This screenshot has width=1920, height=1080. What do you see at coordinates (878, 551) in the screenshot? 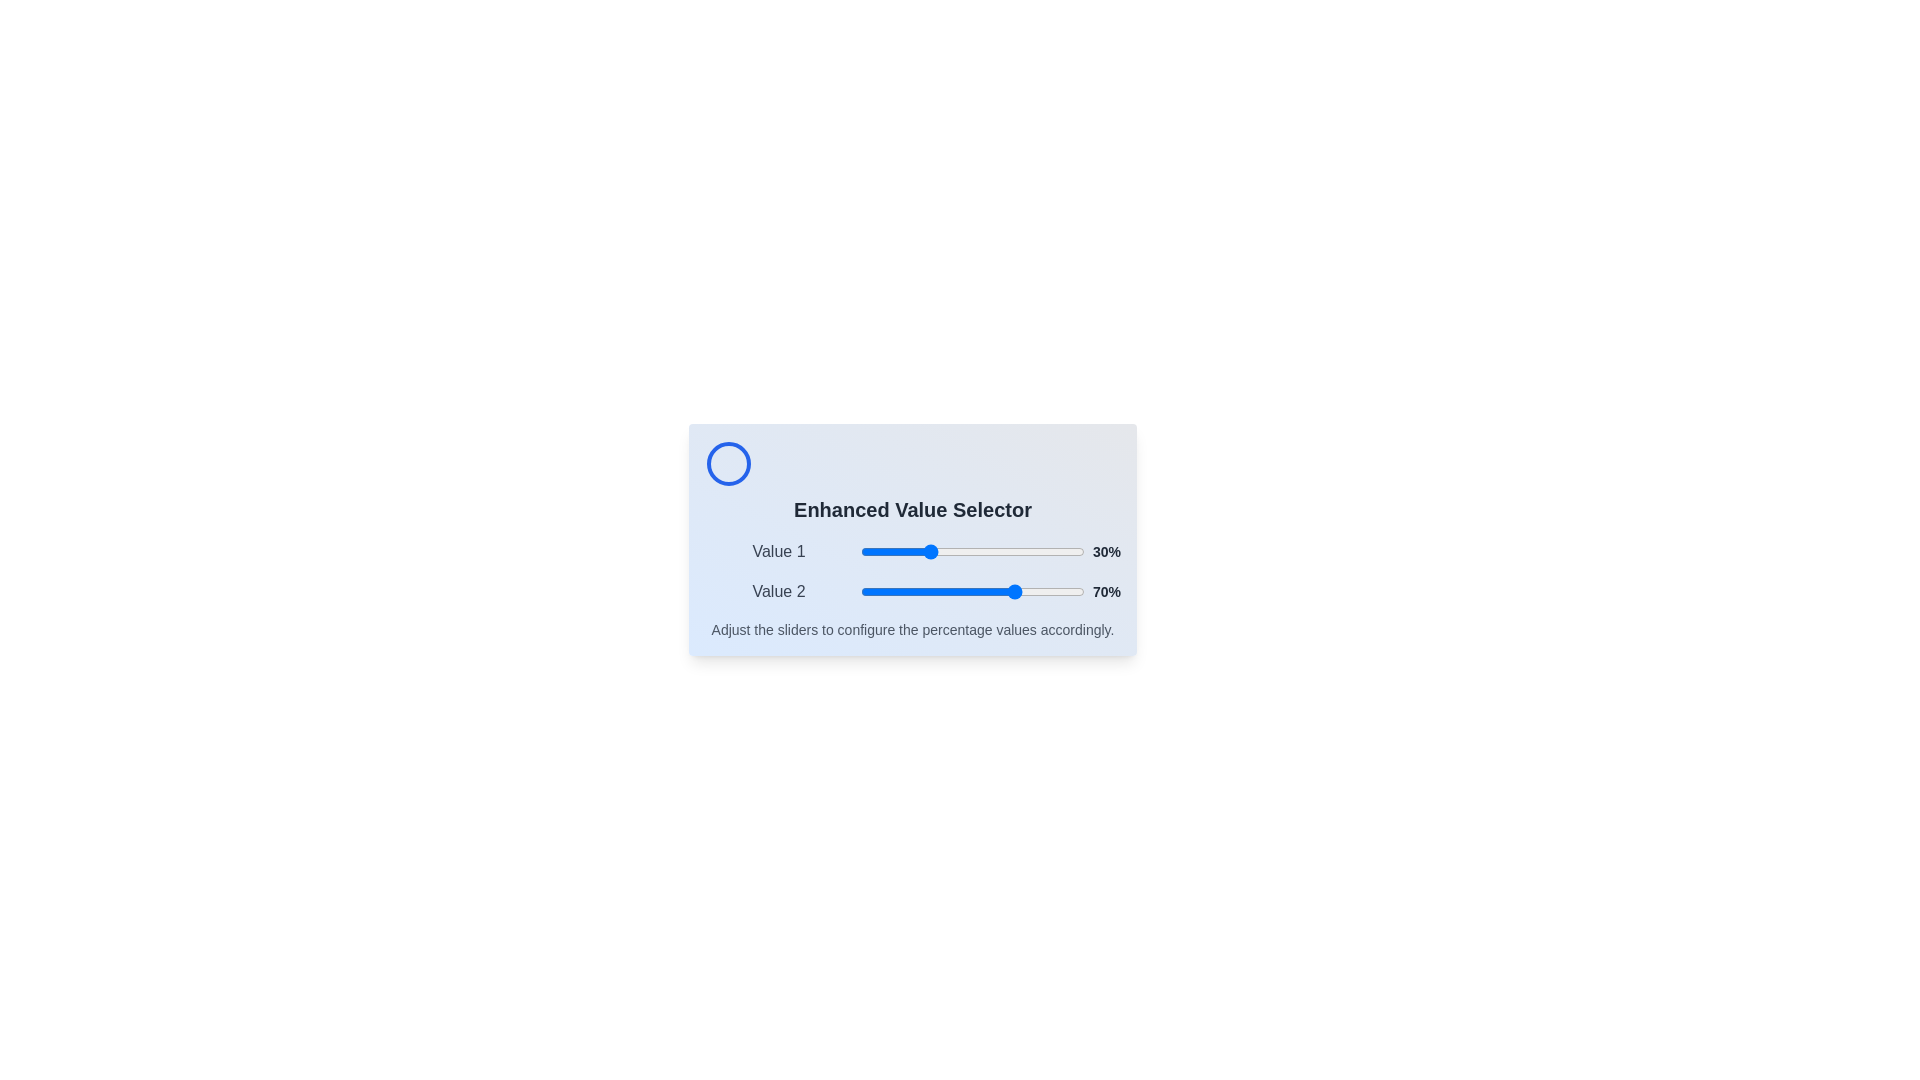
I see `the slider for Value 1 to 8%` at bounding box center [878, 551].